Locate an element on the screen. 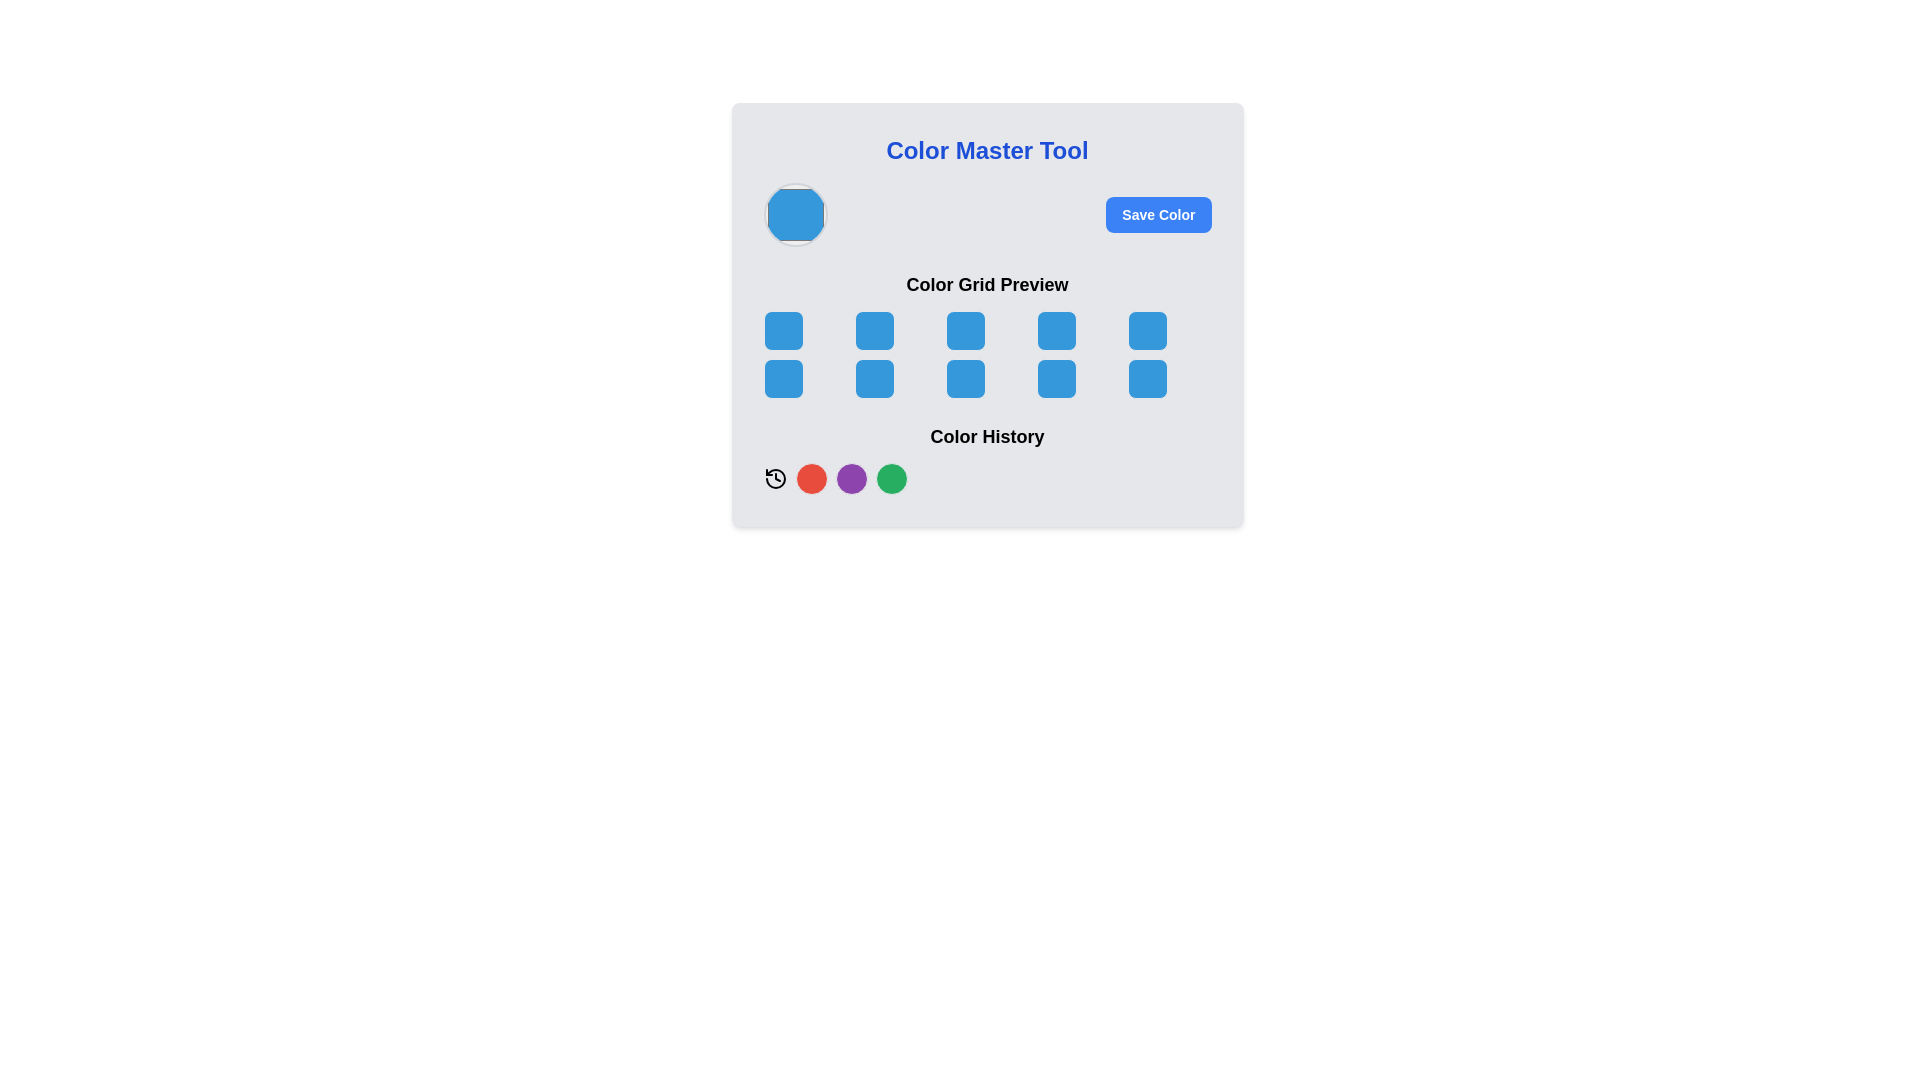  text displayed in the static section header located at the top-central position of the interface is located at coordinates (987, 149).